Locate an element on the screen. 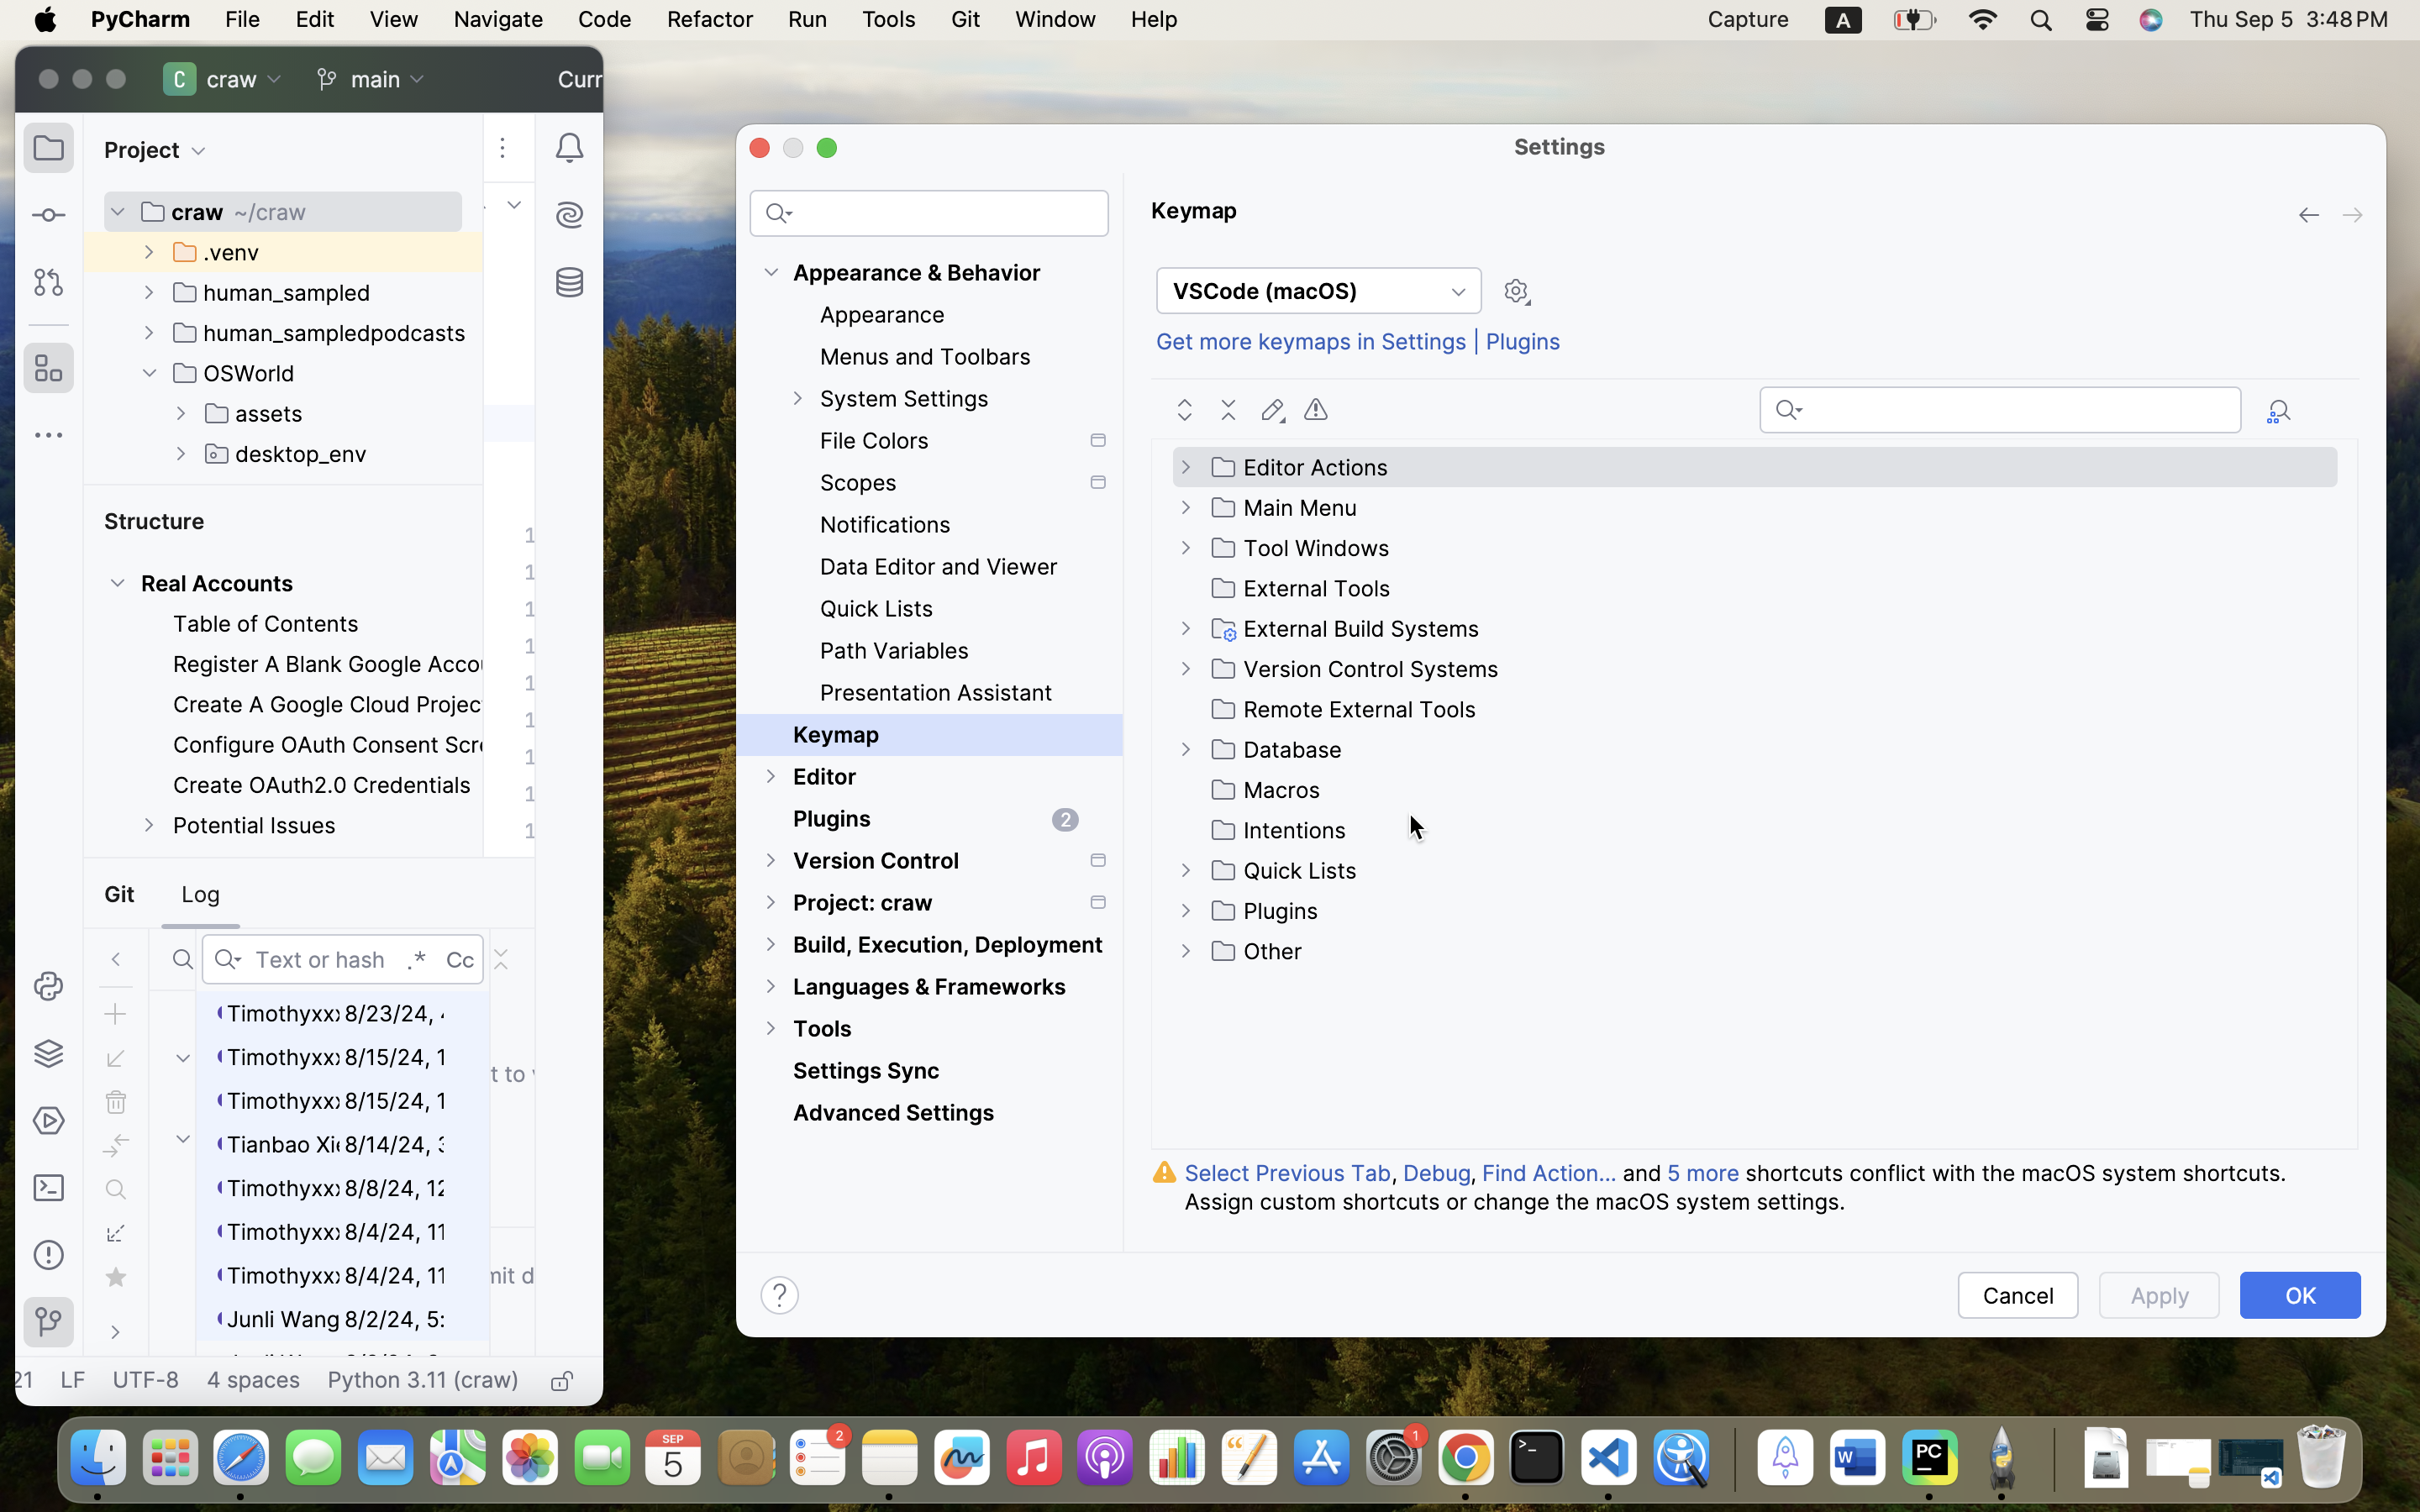  'VSCode (macOS)' is located at coordinates (1318, 290).